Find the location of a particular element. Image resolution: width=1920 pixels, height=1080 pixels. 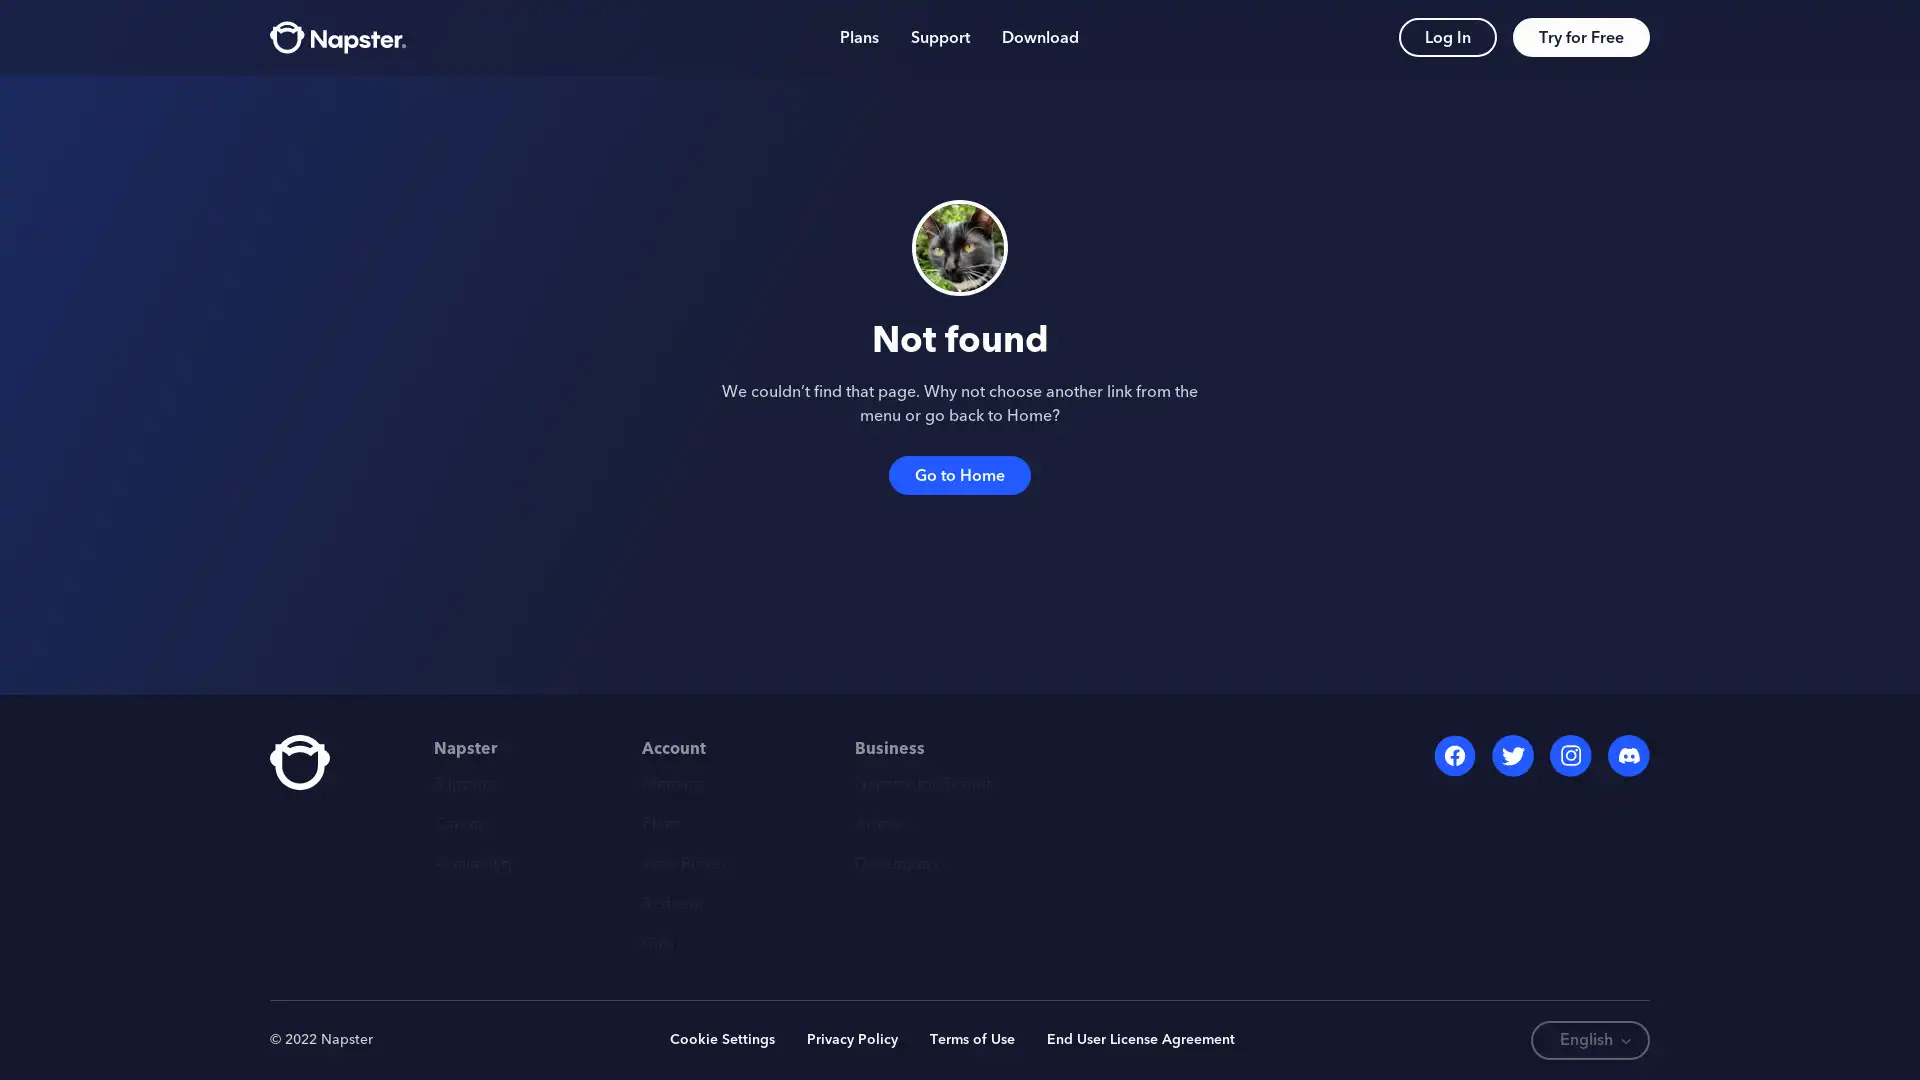

Accept is located at coordinates (1427, 1007).